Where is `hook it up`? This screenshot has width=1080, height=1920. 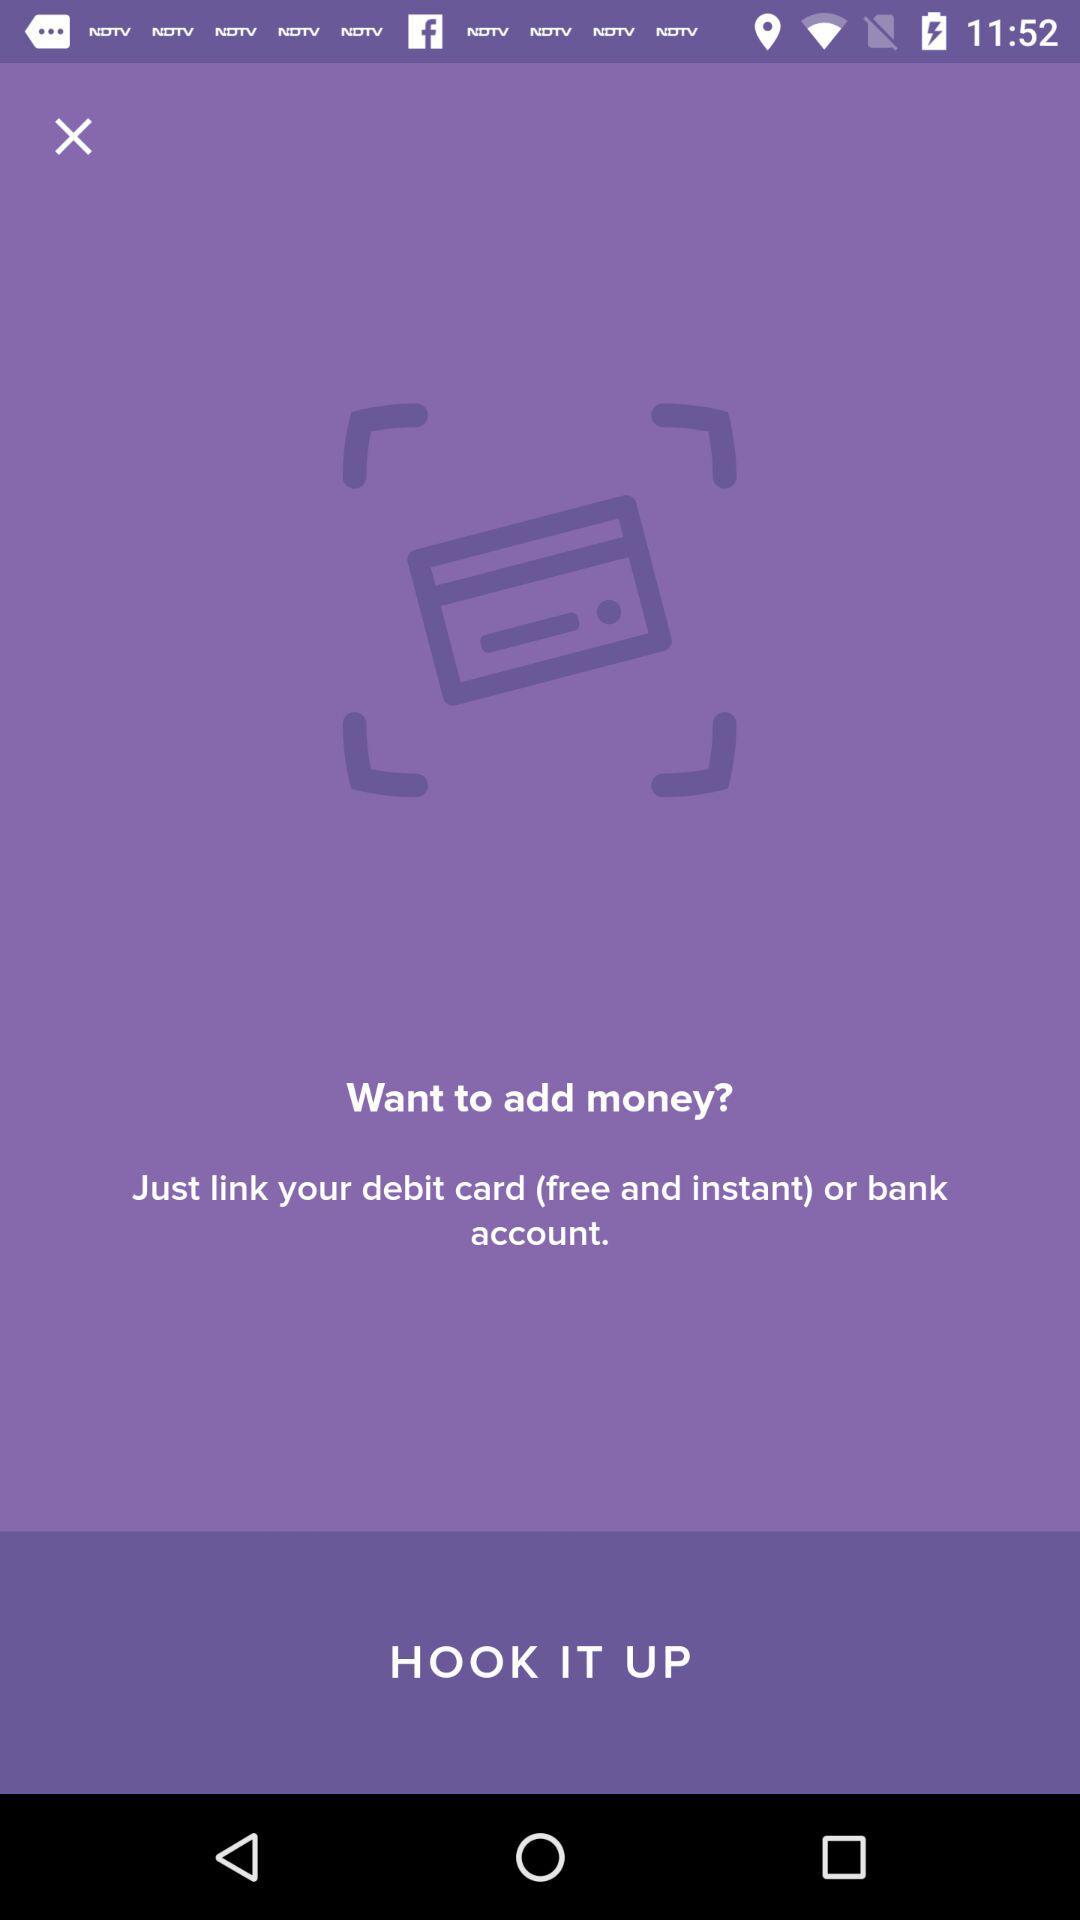 hook it up is located at coordinates (540, 1662).